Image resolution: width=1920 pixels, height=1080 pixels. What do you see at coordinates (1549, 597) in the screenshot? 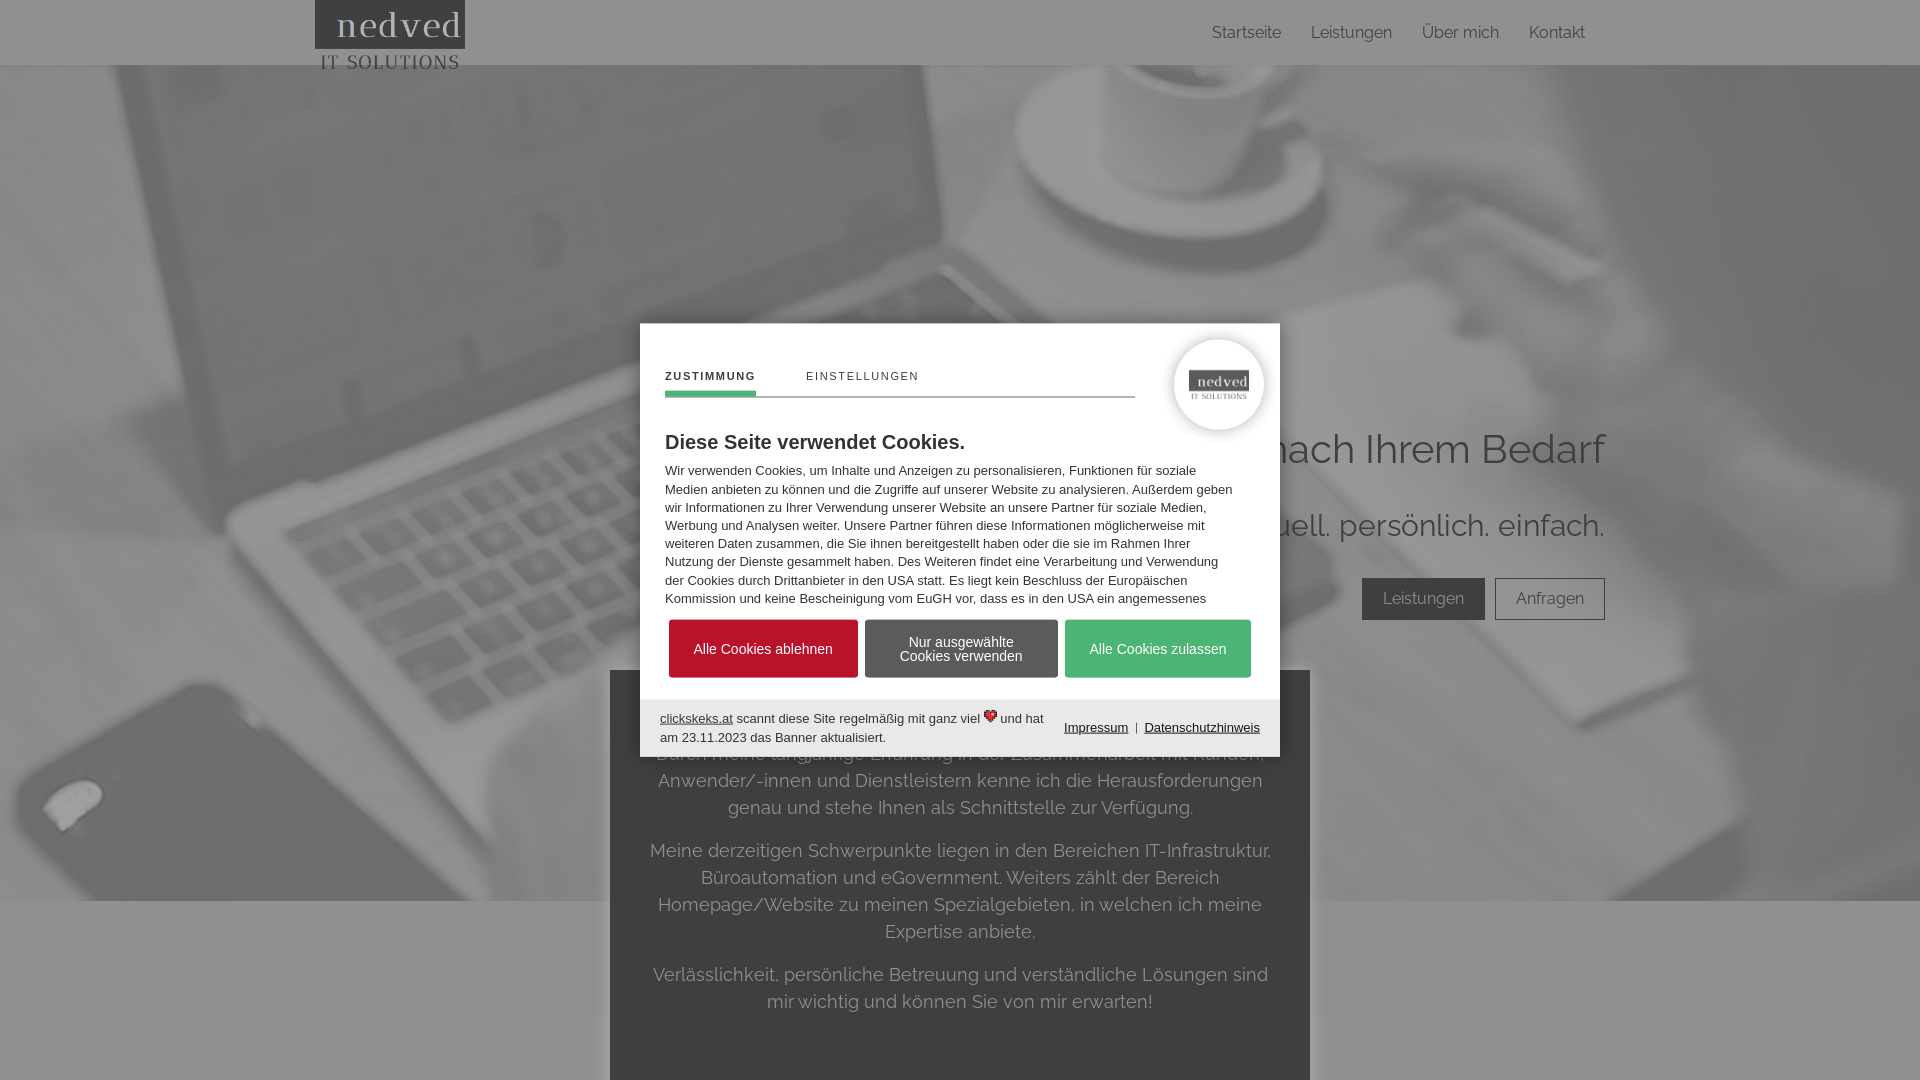
I see `'Anfragen'` at bounding box center [1549, 597].